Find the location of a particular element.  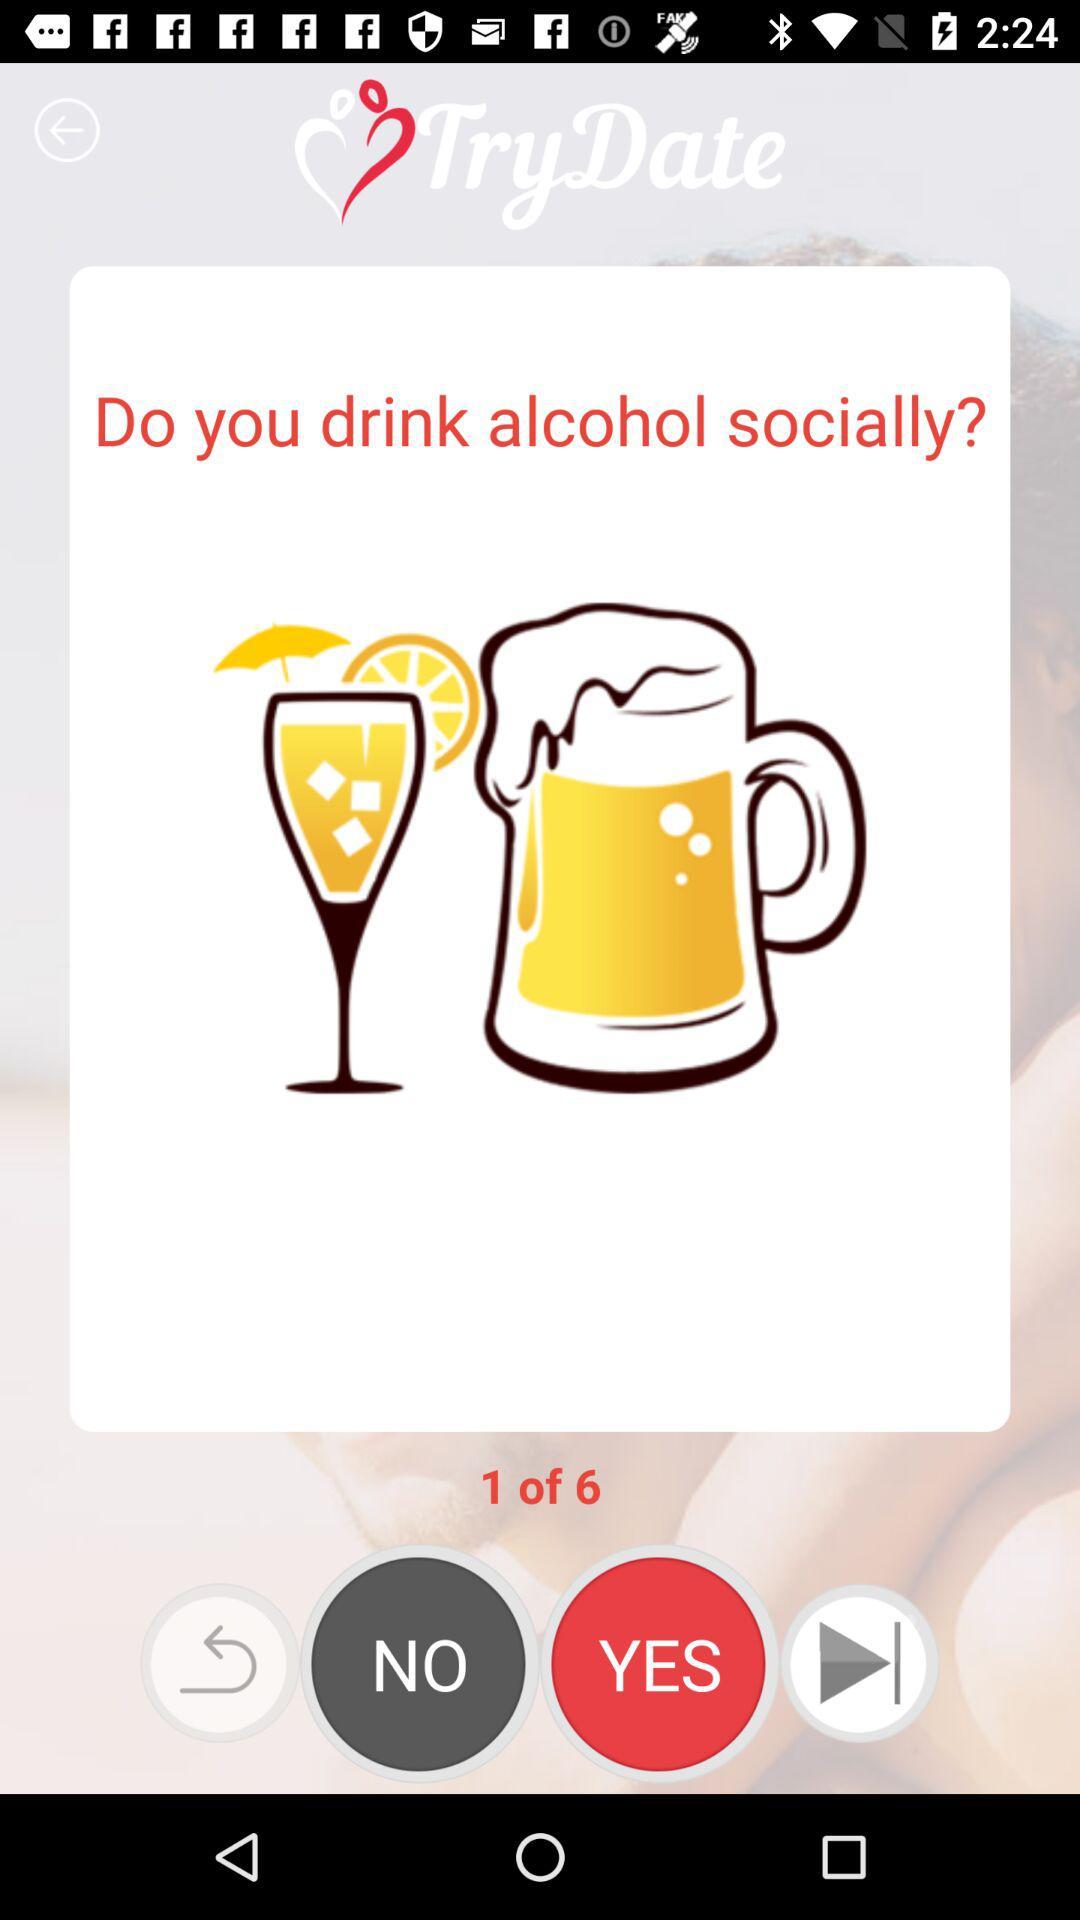

next button is located at coordinates (858, 1663).